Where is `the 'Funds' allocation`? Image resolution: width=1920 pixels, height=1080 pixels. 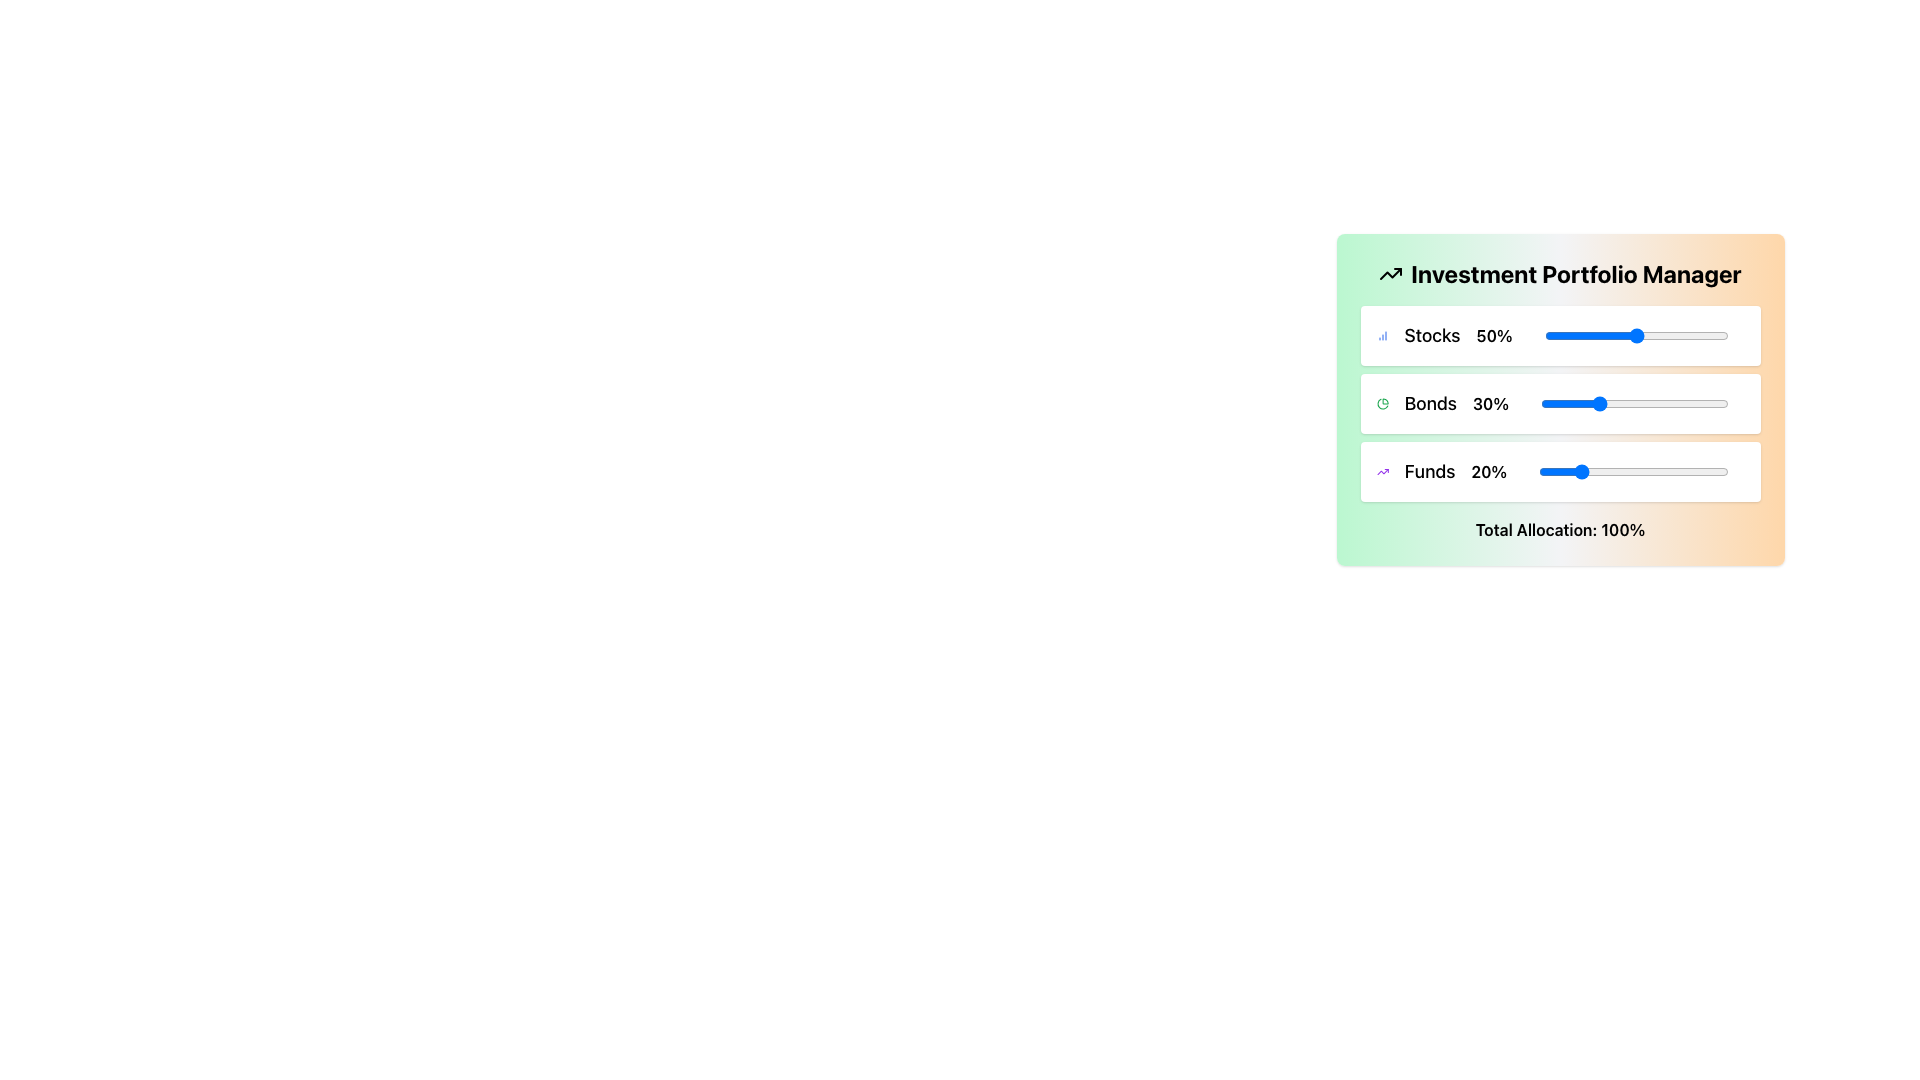 the 'Funds' allocation is located at coordinates (1578, 471).